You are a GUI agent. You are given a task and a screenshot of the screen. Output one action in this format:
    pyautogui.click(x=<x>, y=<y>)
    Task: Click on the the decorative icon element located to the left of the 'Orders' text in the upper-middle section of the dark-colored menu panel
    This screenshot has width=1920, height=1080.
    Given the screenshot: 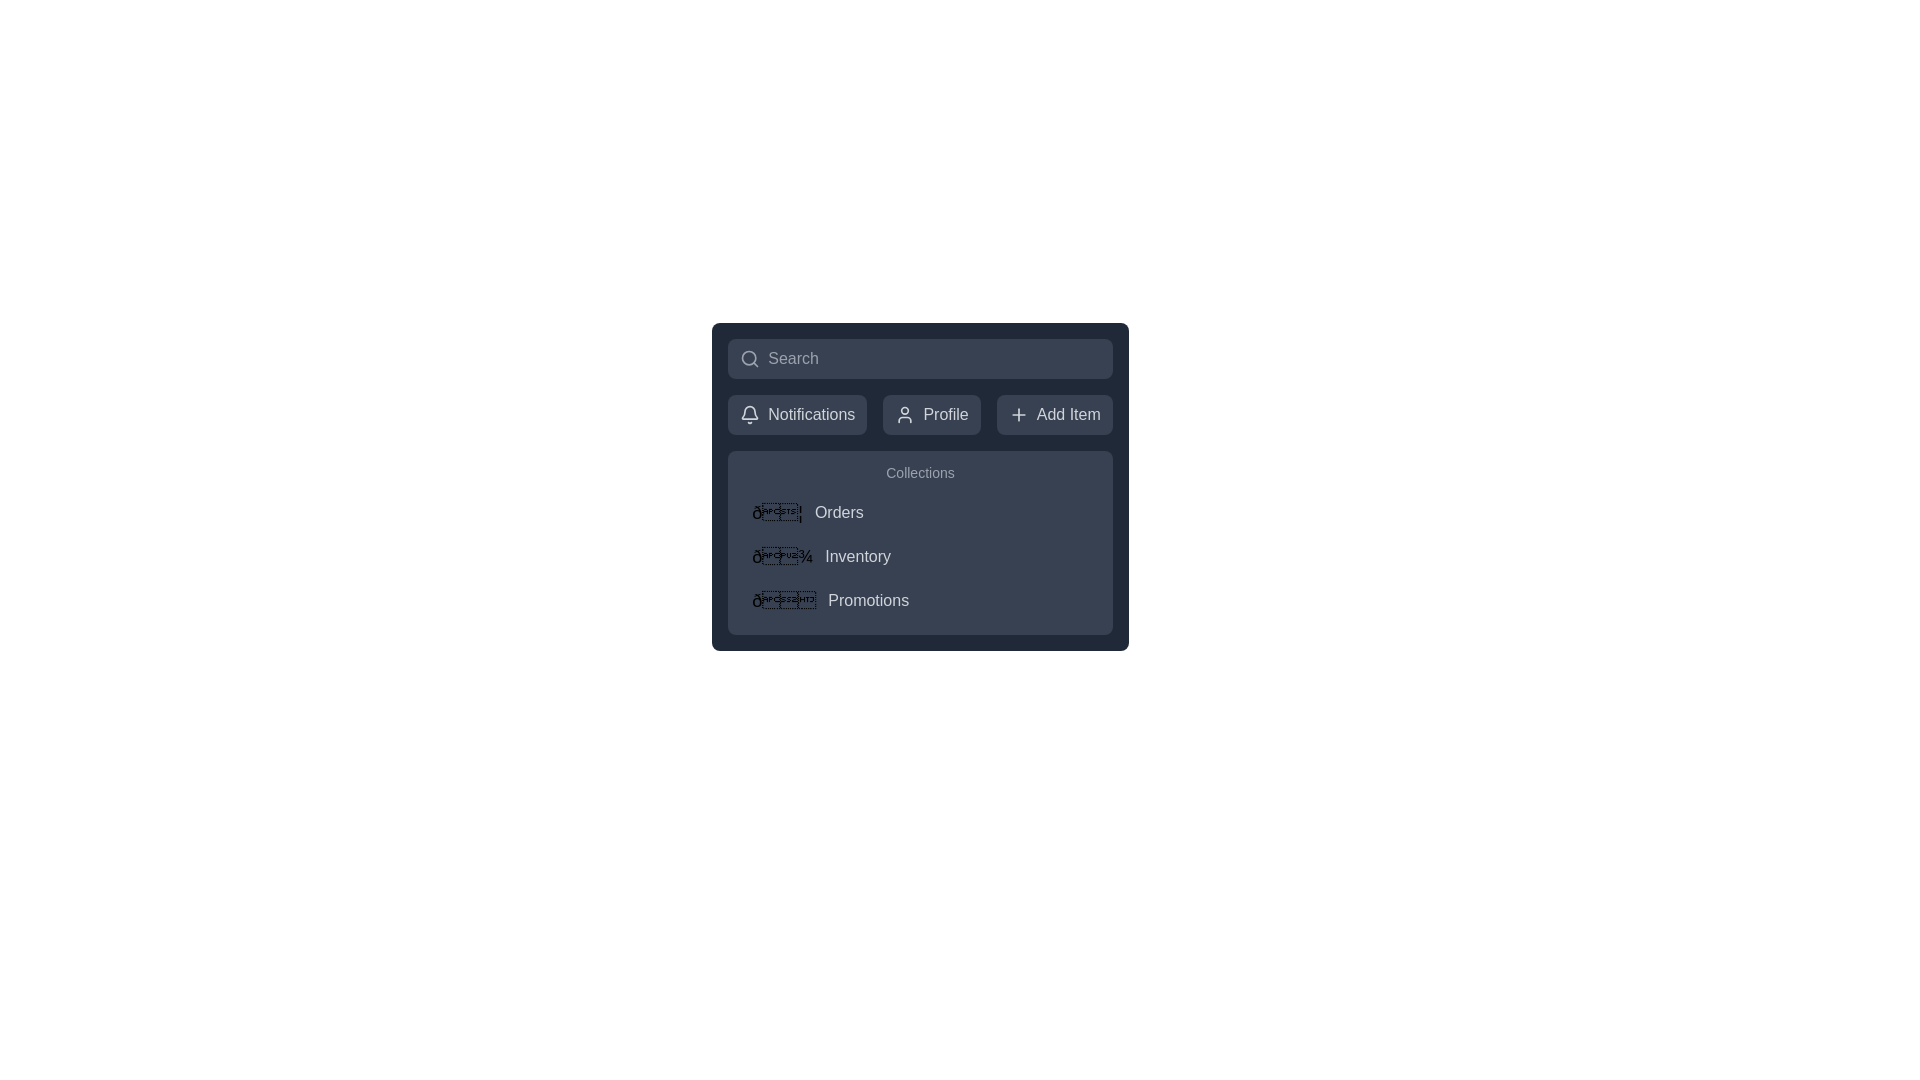 What is the action you would take?
    pyautogui.click(x=776, y=512)
    